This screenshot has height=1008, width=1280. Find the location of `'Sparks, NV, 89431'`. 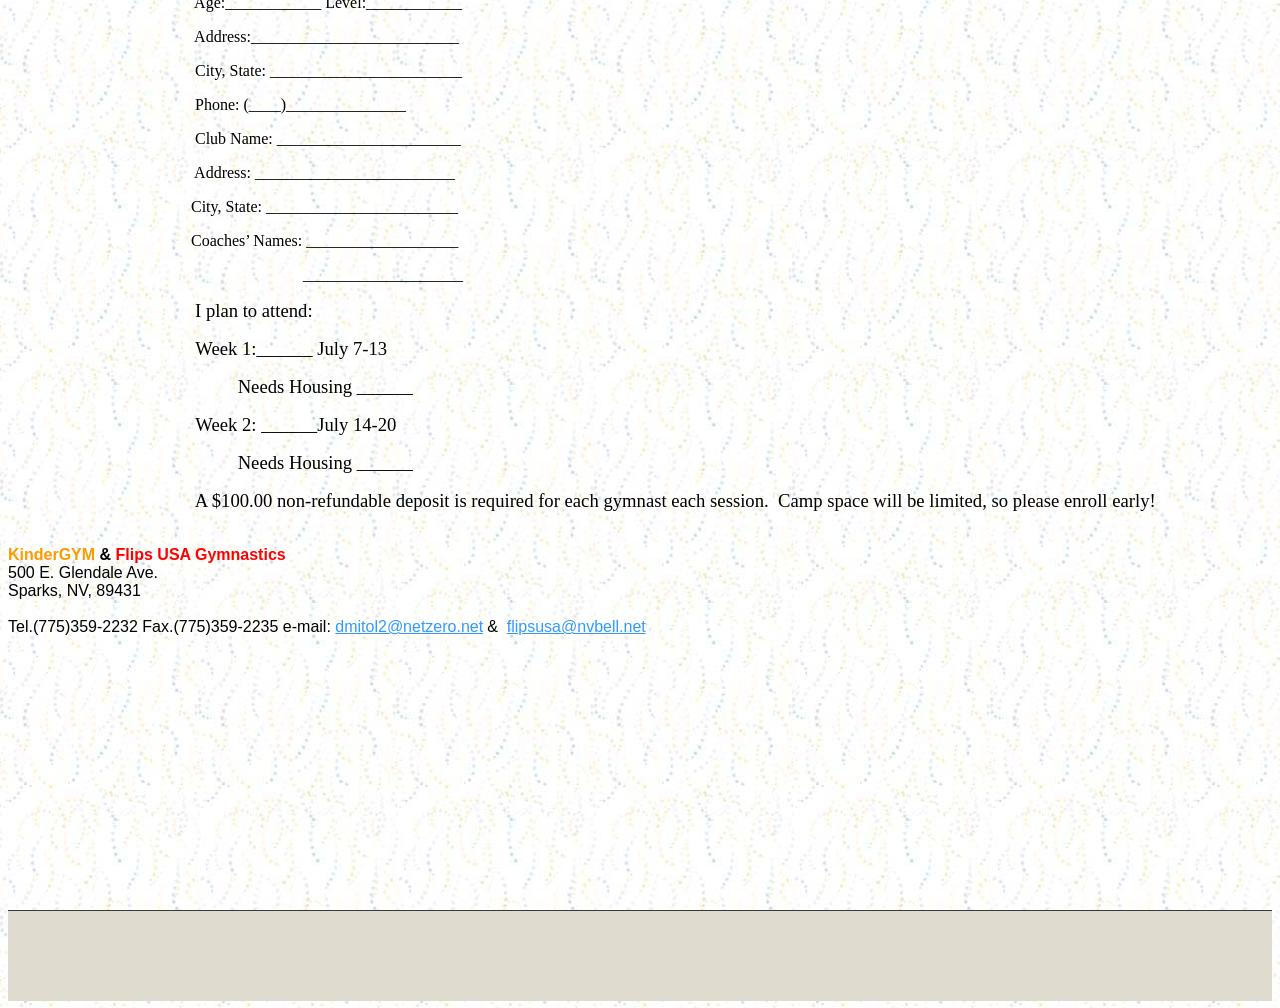

'Sparks, NV, 89431' is located at coordinates (73, 590).